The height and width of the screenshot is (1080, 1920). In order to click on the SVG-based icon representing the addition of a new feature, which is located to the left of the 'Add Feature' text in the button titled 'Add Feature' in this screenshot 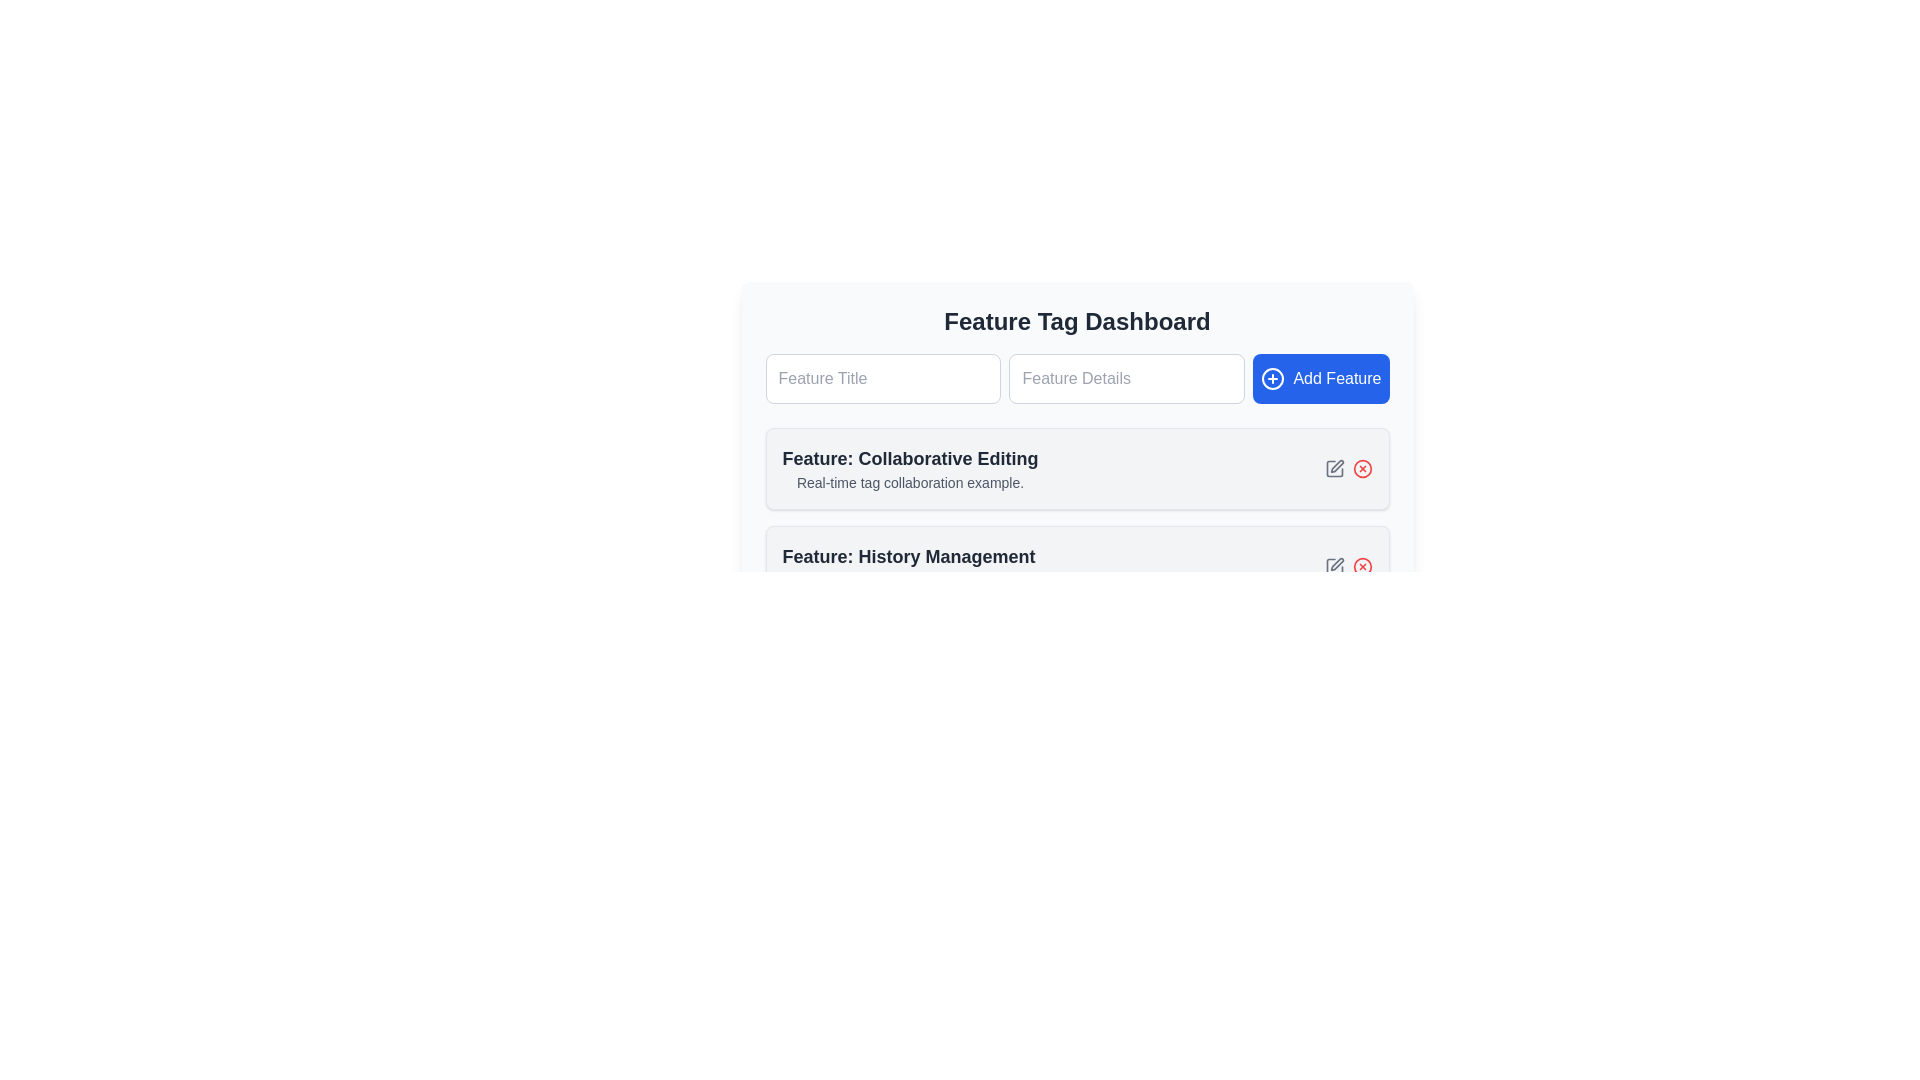, I will do `click(1272, 378)`.